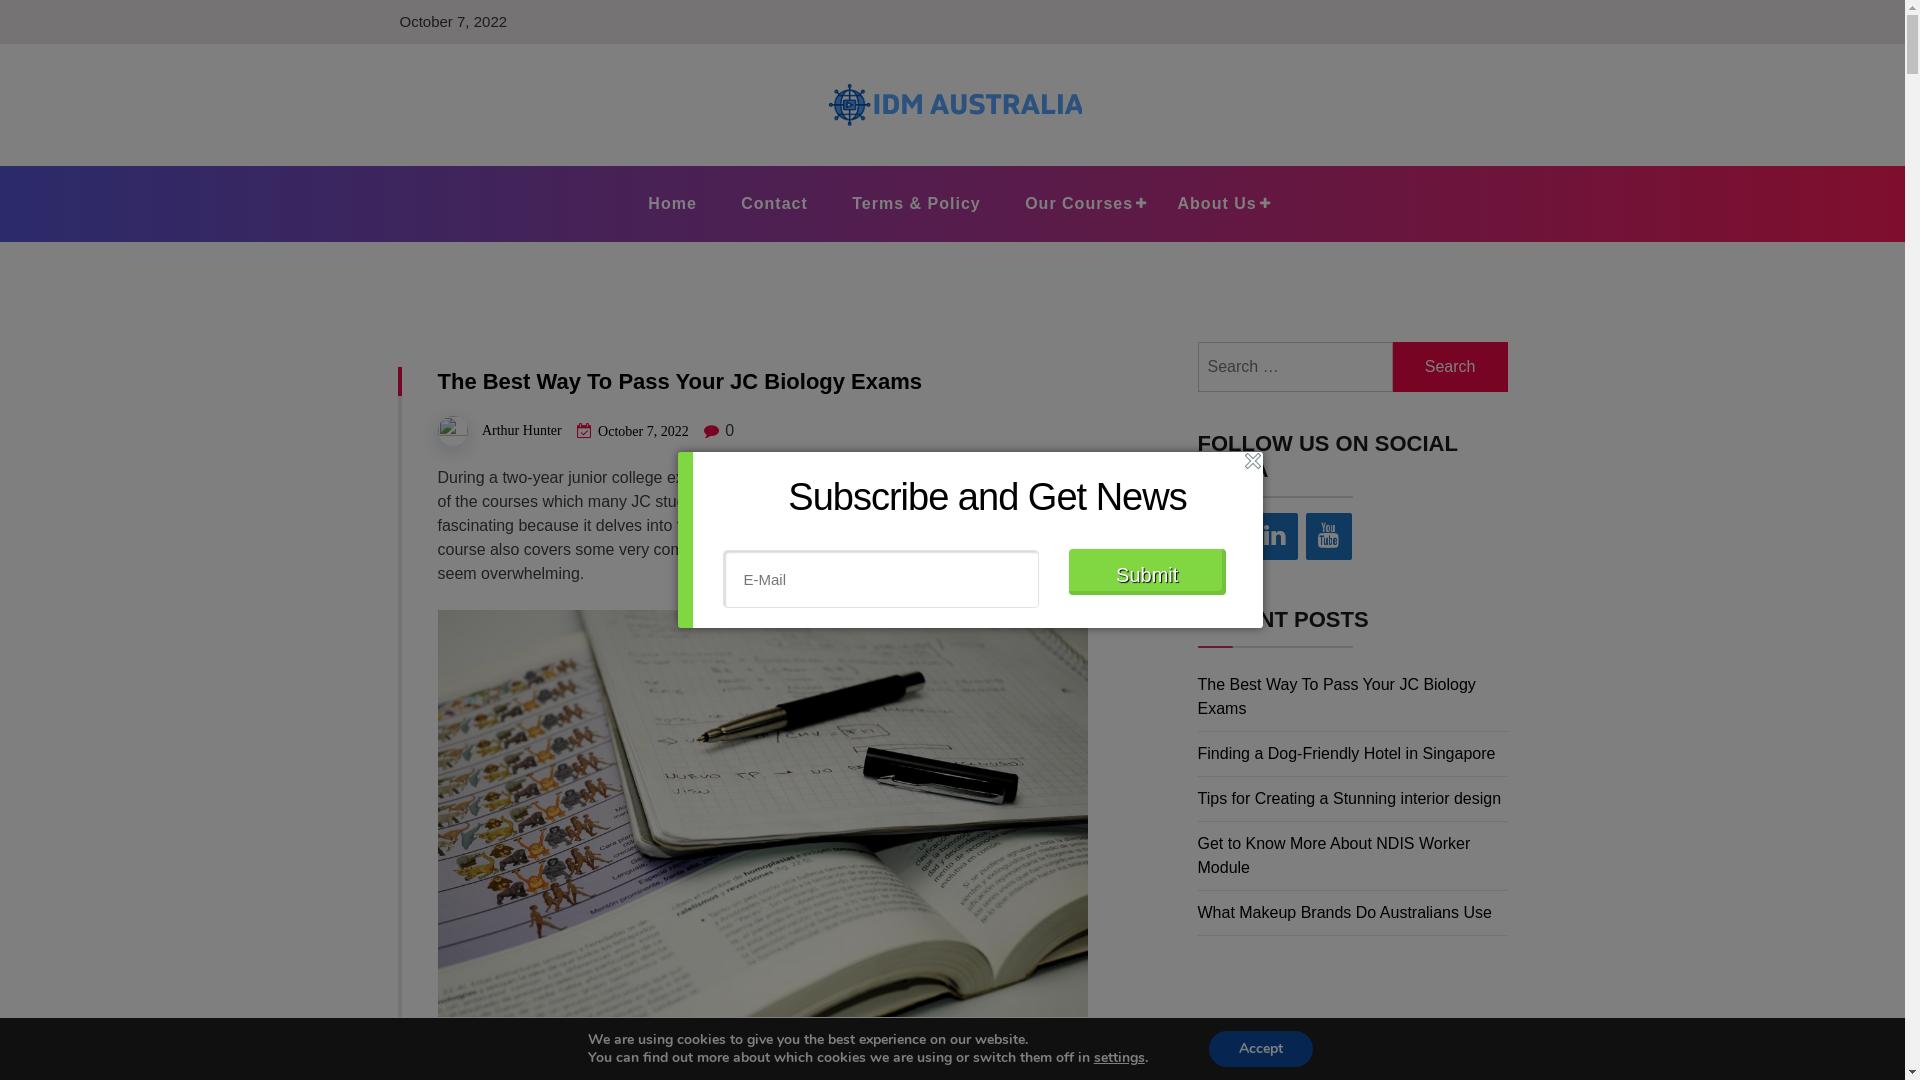 Image resolution: width=1920 pixels, height=1080 pixels. I want to click on 'Accept', so click(1260, 1048).